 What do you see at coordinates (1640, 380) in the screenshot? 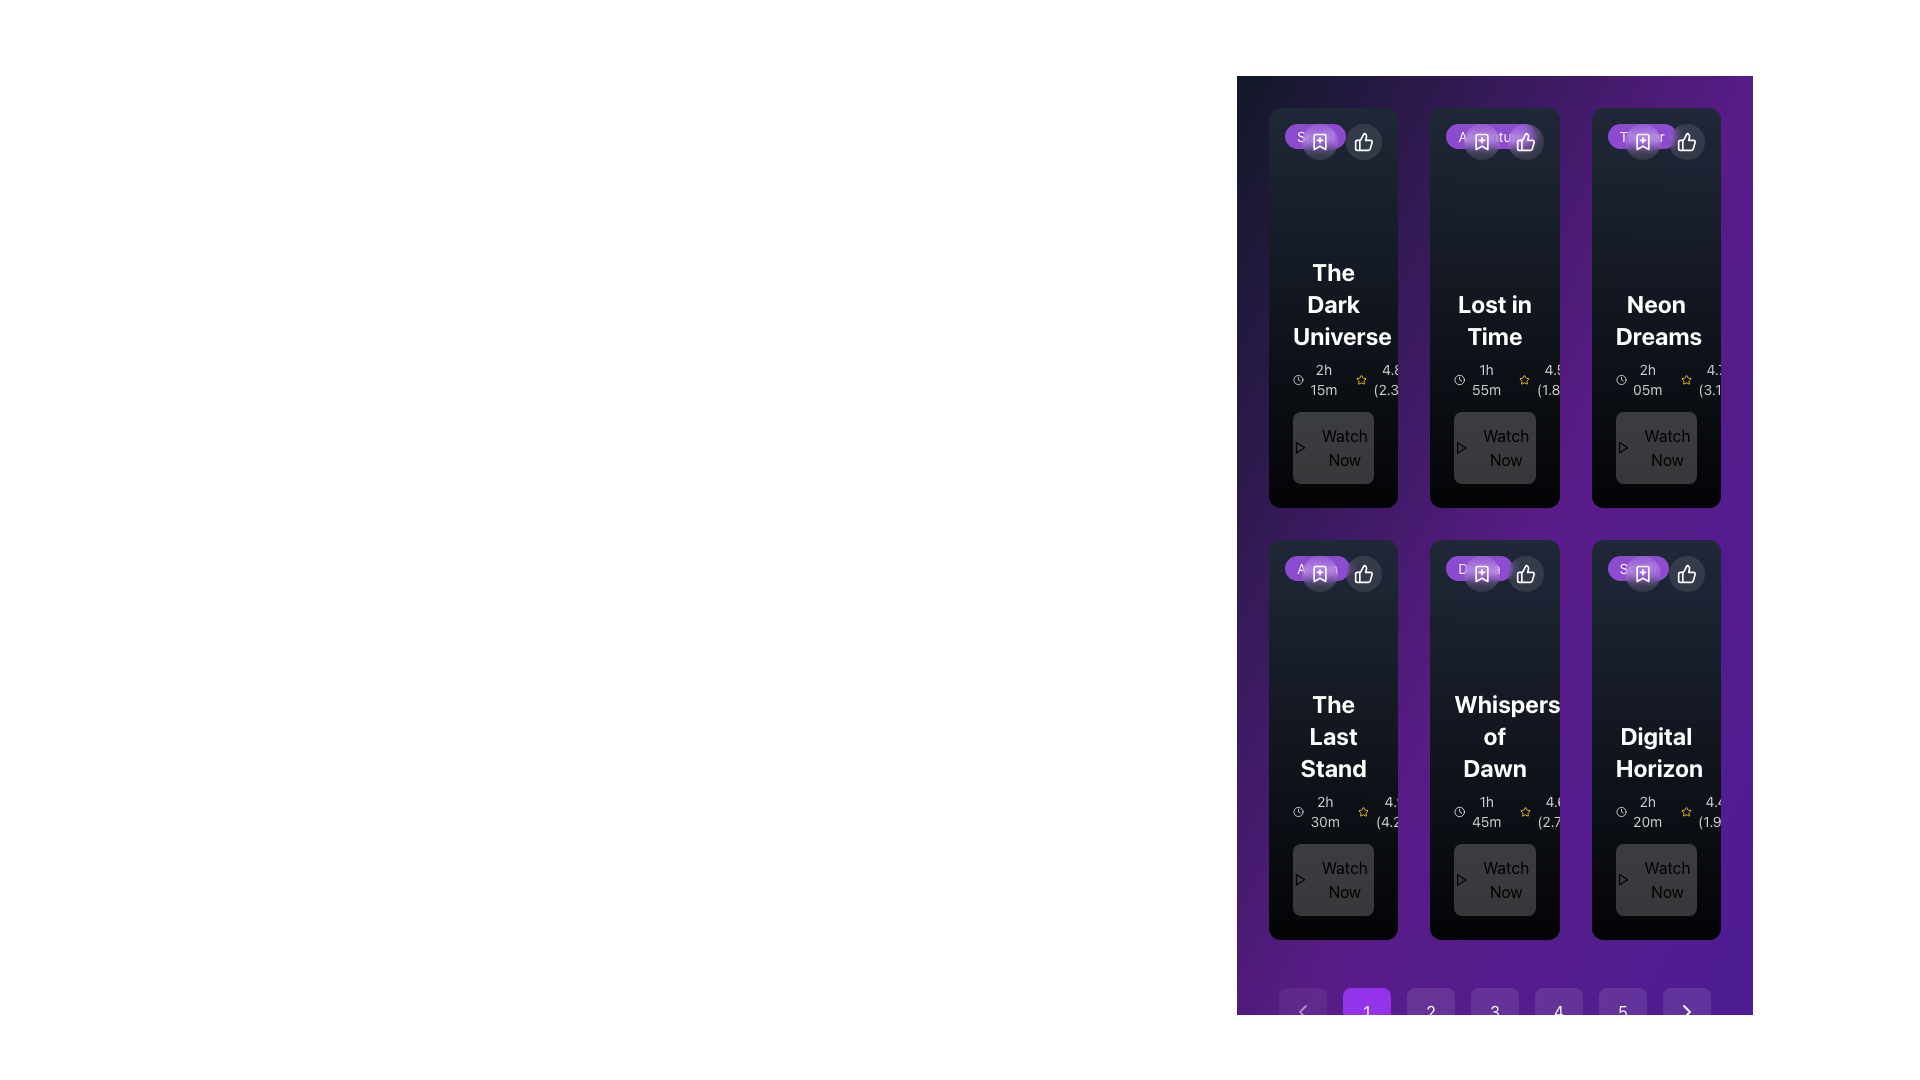
I see `the static text display for showing the duration of a media item, located in the third column of cards, preceding the rating text and star icon` at bounding box center [1640, 380].